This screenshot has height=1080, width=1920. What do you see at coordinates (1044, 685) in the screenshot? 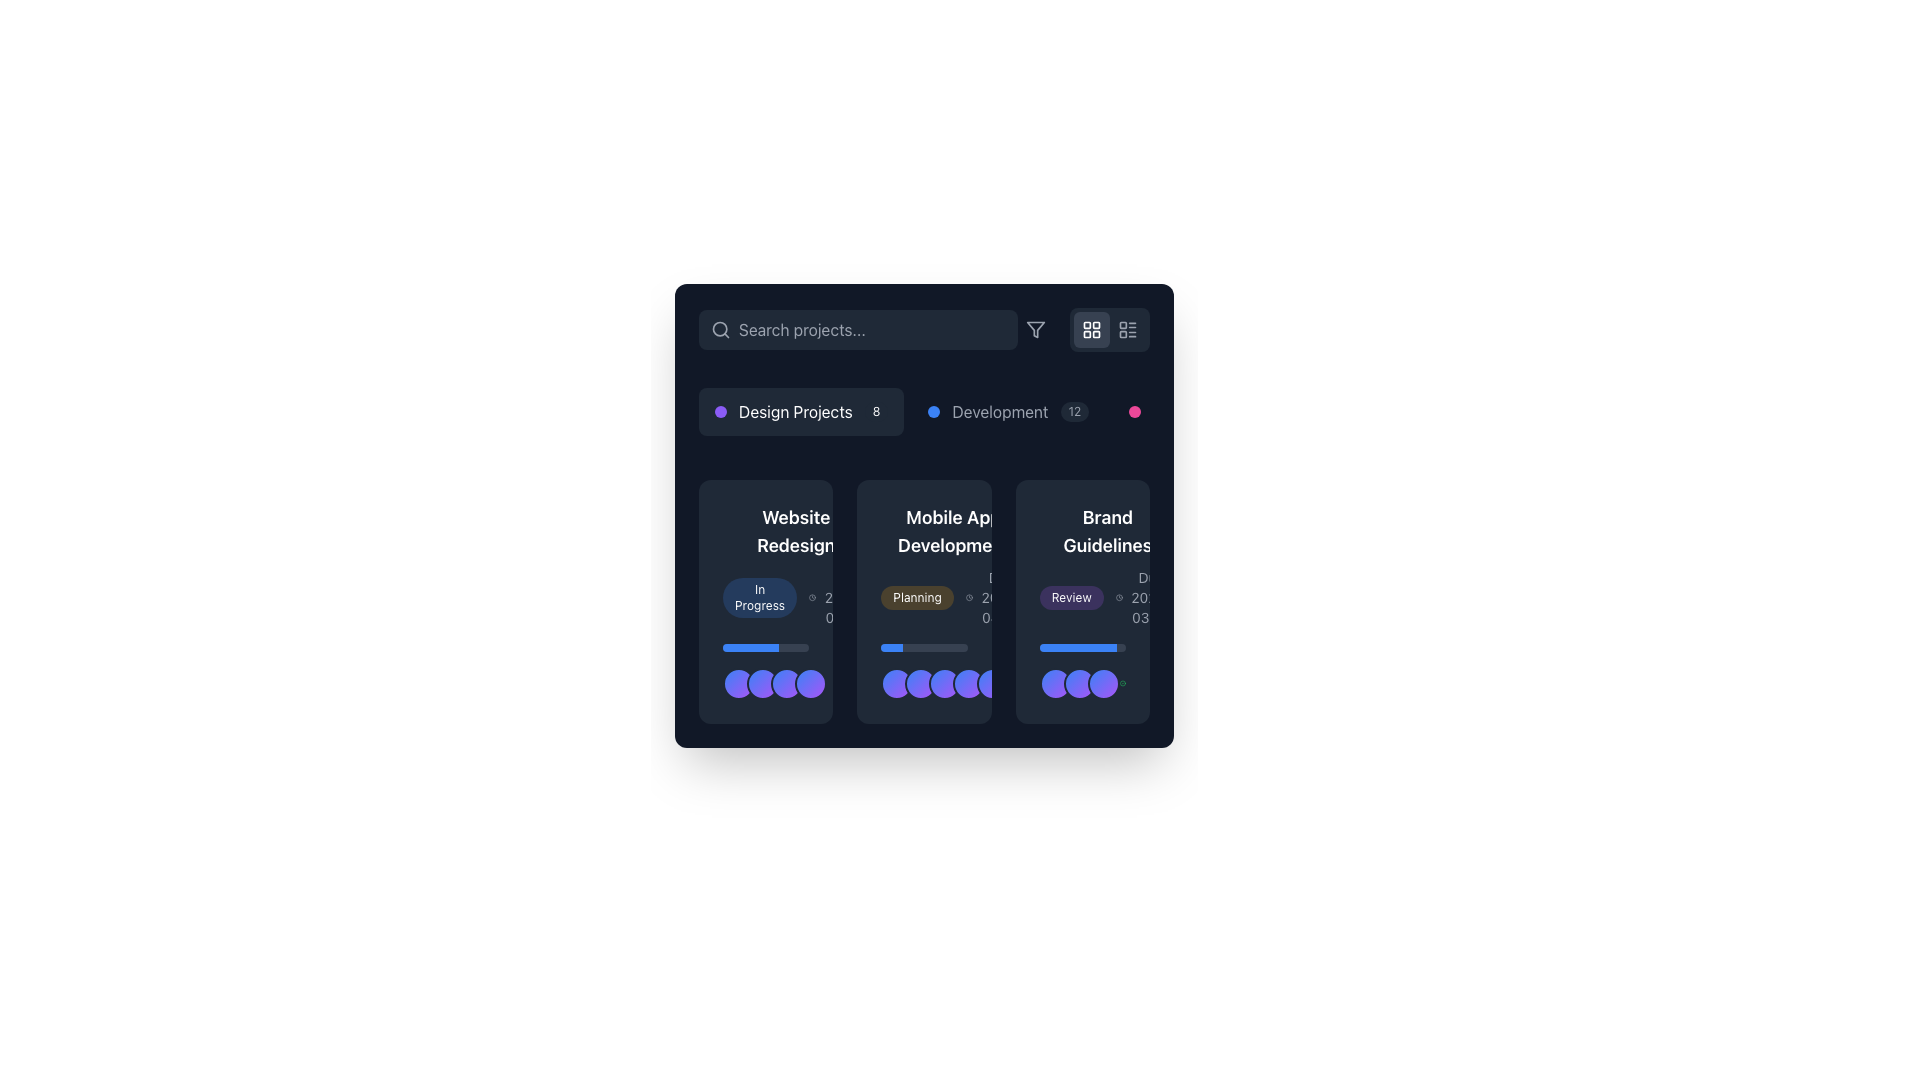
I see `the circular shape element with a 10-radius, styled with no fill and a stroke color of currentColor, located within the SVG graphic of the 'Brand Guidelines' card` at bounding box center [1044, 685].